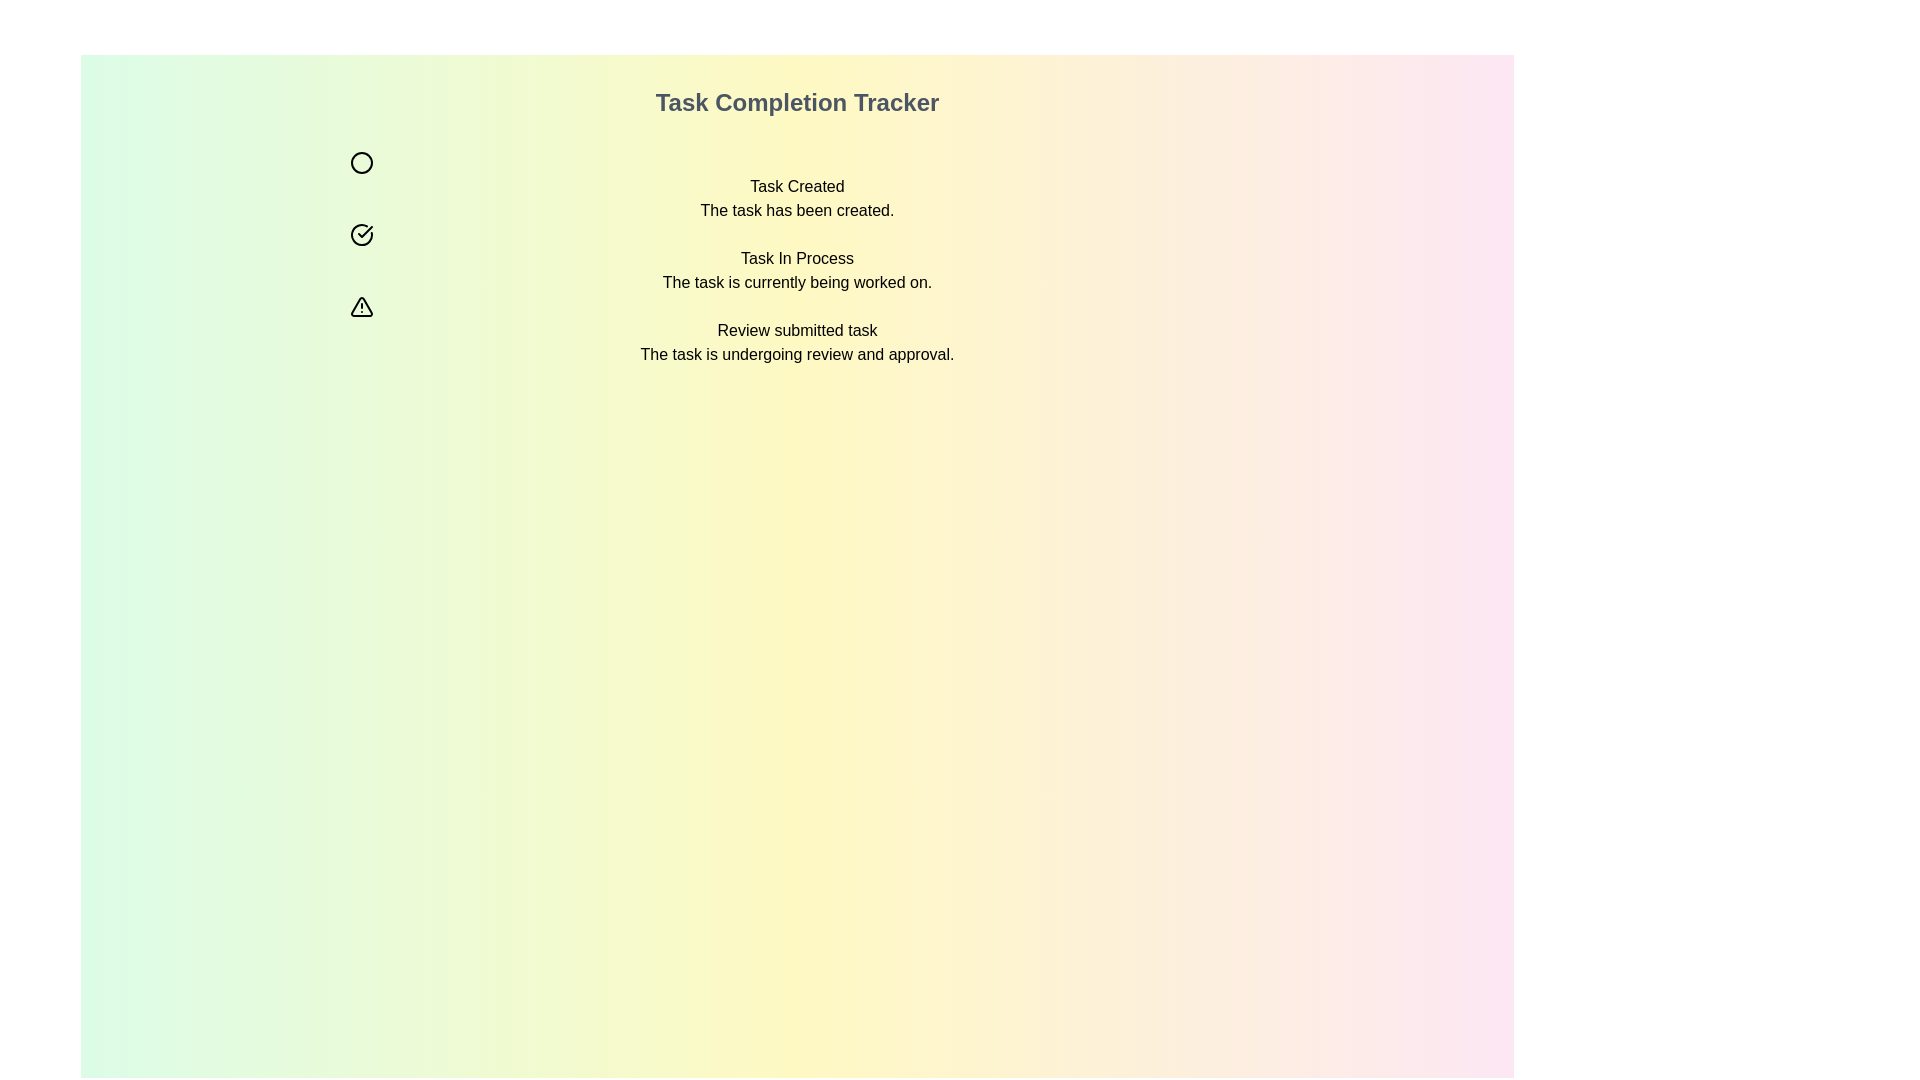 Image resolution: width=1920 pixels, height=1080 pixels. I want to click on the status indicator icon for 'Review submitted task', which is the third icon in a vertical arrangement of status icons, so click(361, 307).